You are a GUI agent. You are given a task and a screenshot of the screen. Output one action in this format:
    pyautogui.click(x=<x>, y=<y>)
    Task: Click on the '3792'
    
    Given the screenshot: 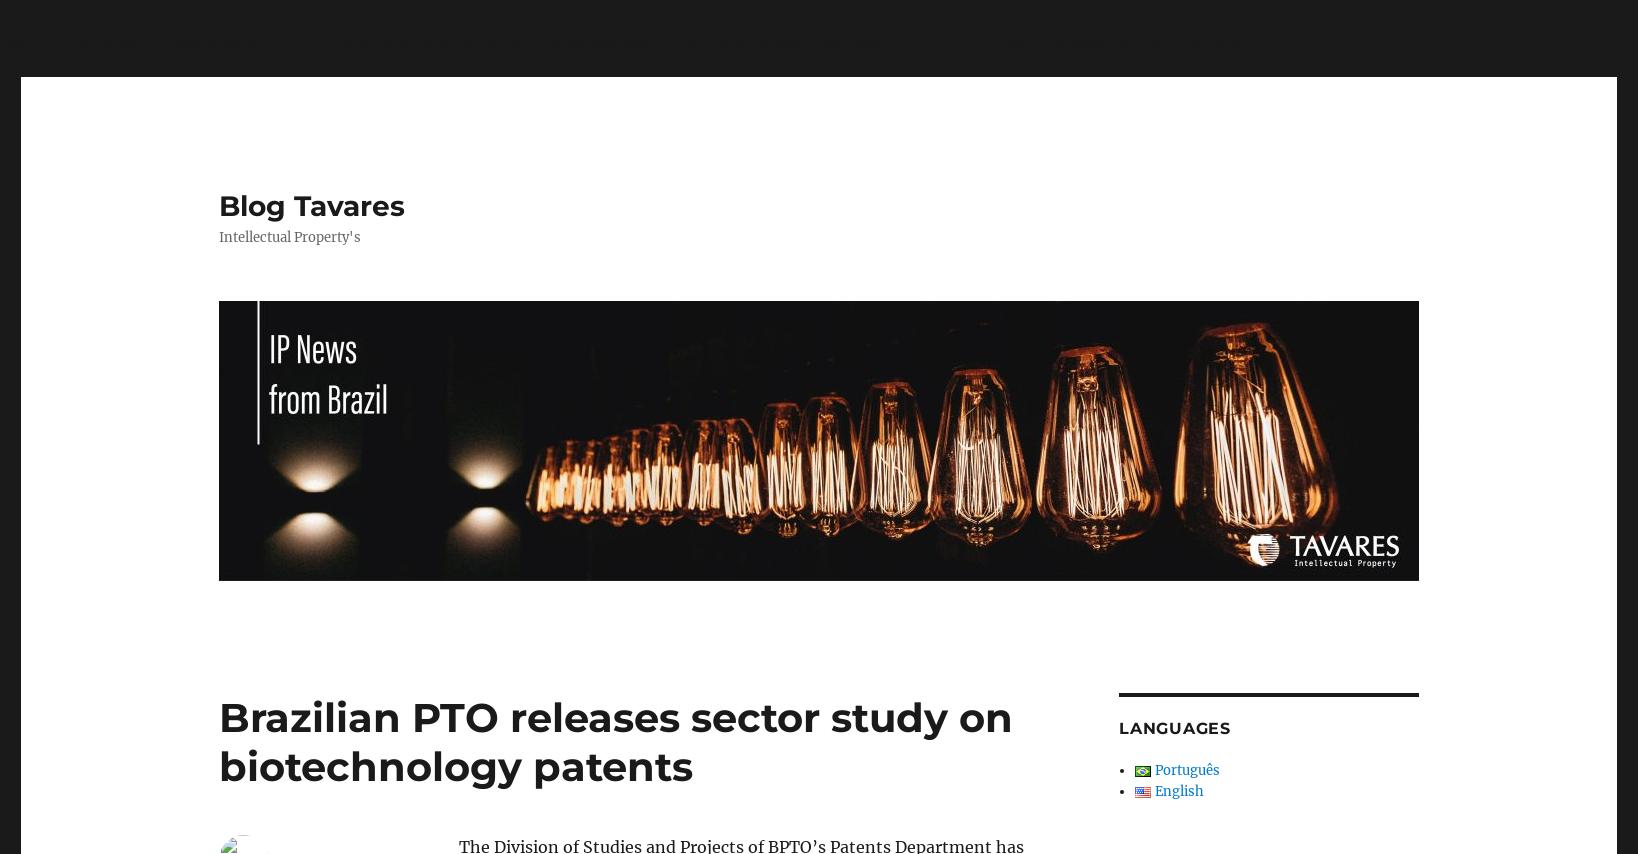 What is the action you would take?
    pyautogui.click(x=1322, y=42)
    